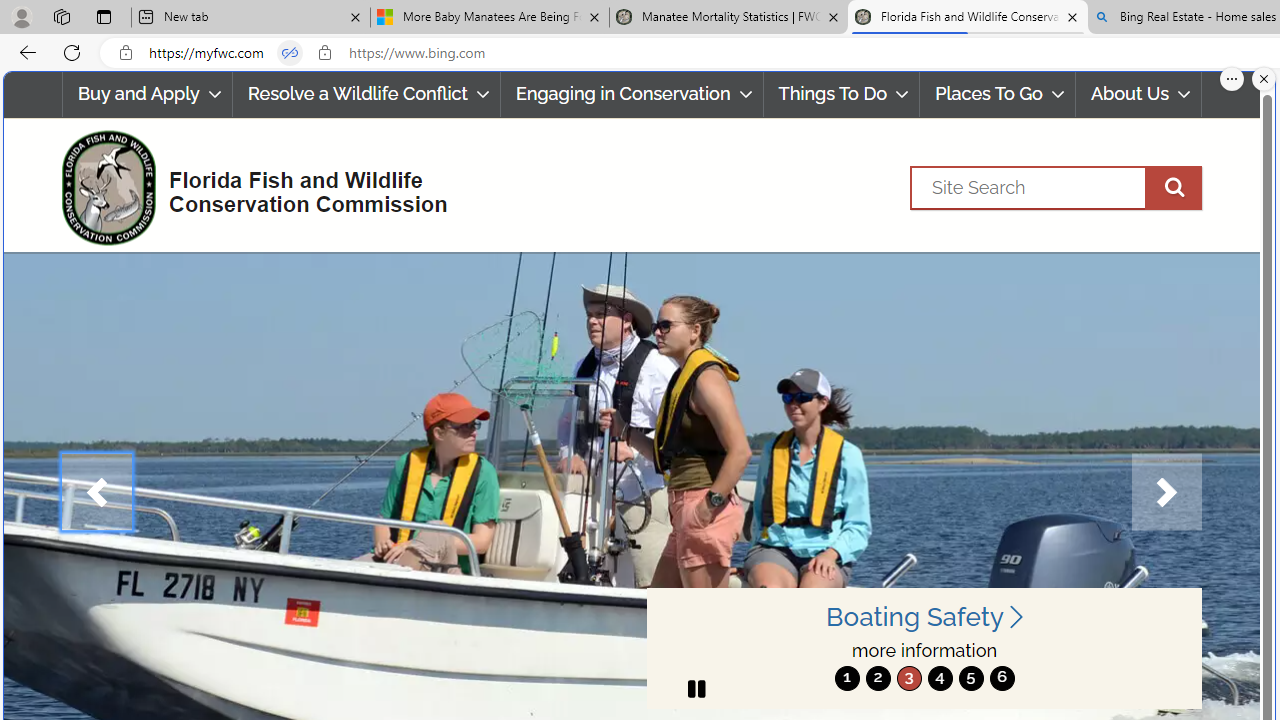  I want to click on 'Resolve a Wildlife Conflict', so click(366, 94).